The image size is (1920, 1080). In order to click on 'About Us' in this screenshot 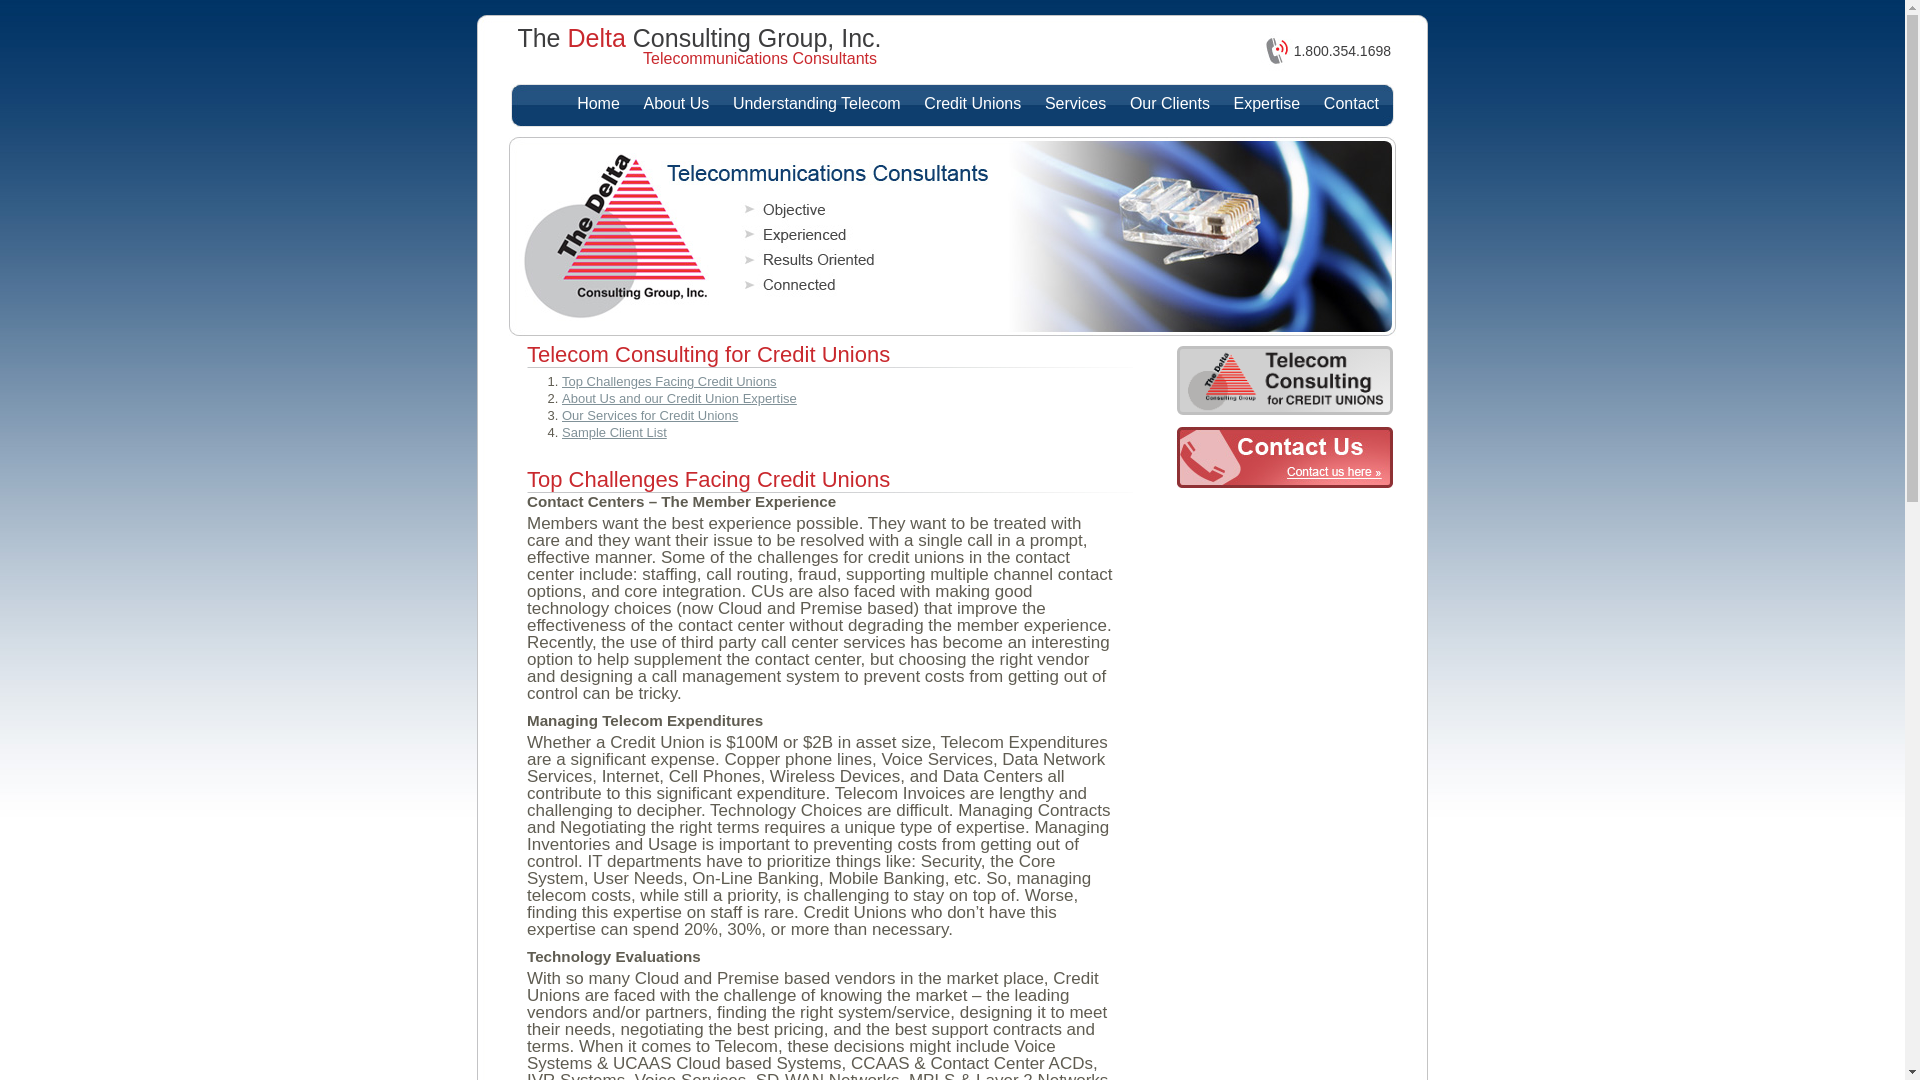, I will do `click(676, 103)`.